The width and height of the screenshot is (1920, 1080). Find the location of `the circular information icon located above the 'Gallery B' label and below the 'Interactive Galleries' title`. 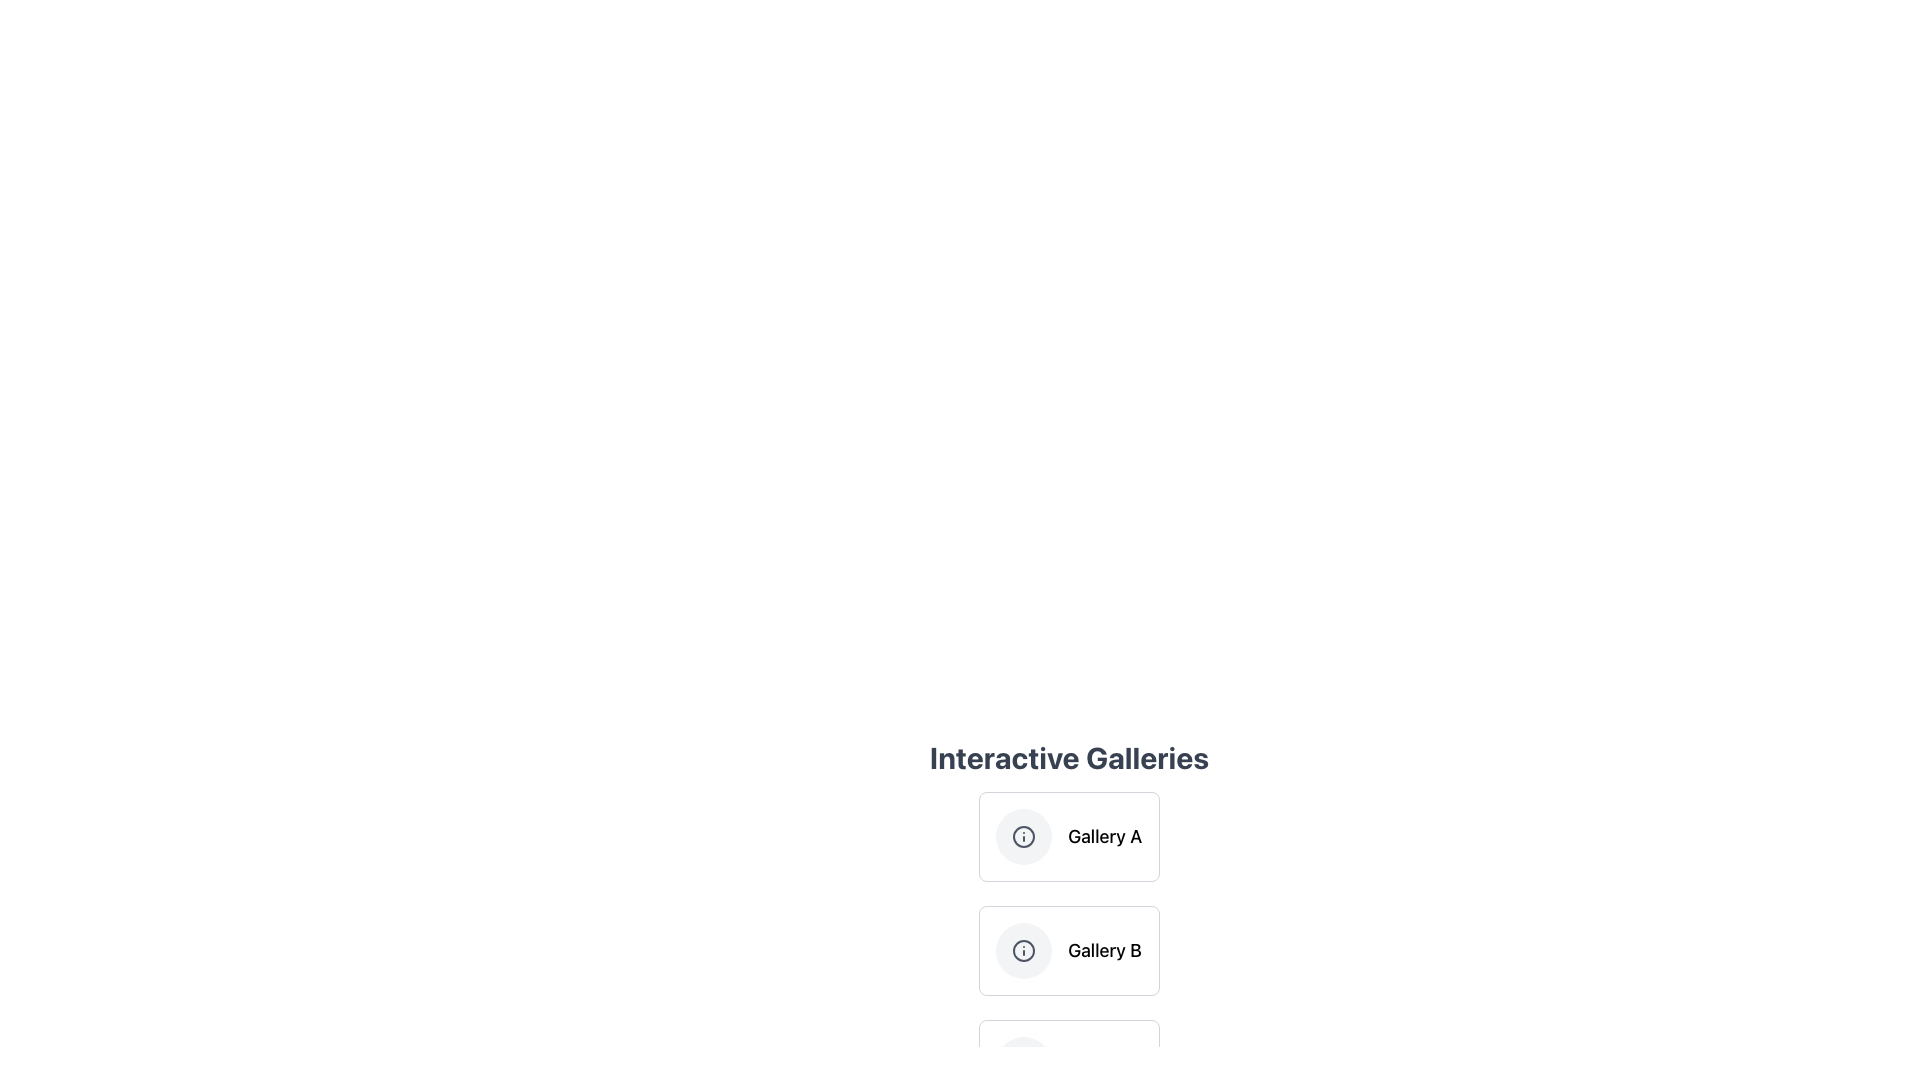

the circular information icon located above the 'Gallery B' label and below the 'Interactive Galleries' title is located at coordinates (1023, 837).